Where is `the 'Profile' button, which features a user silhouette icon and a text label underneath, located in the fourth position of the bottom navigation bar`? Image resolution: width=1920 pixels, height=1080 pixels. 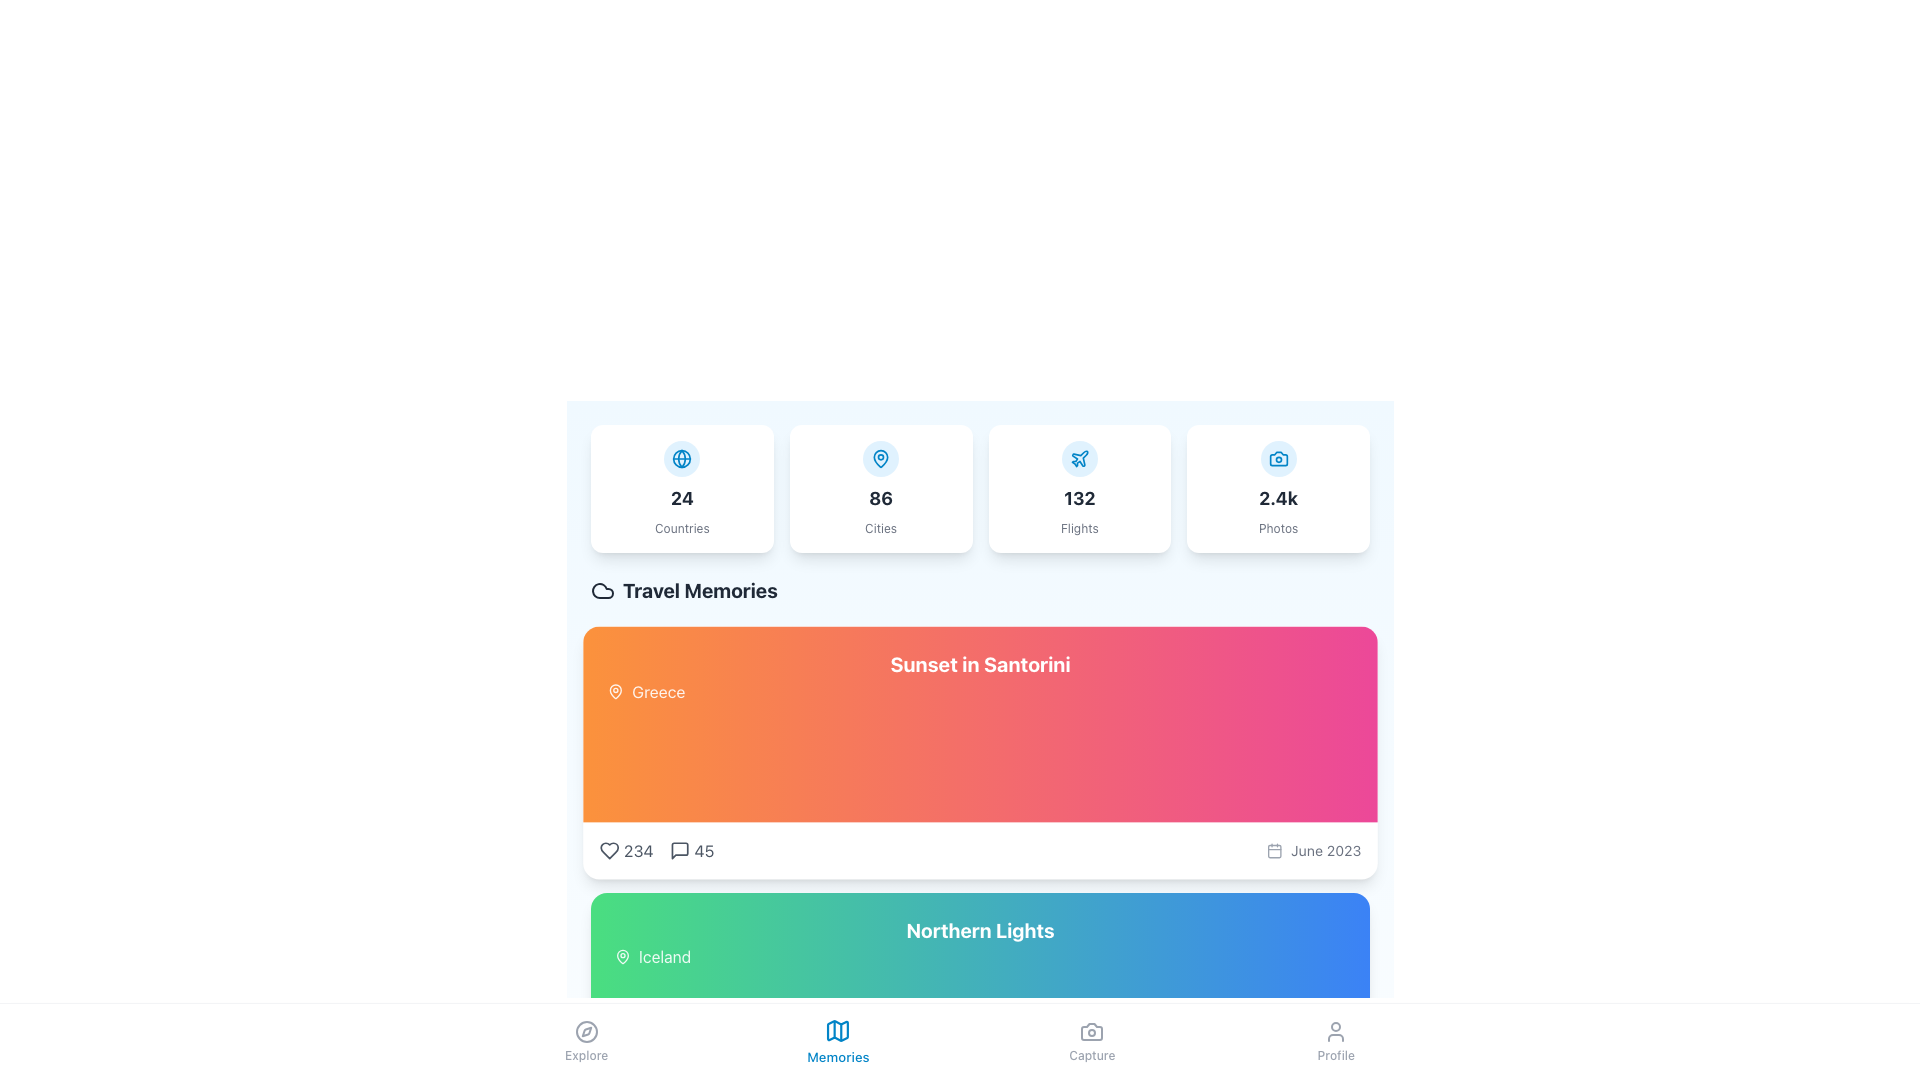
the 'Profile' button, which features a user silhouette icon and a text label underneath, located in the fourth position of the bottom navigation bar is located at coordinates (1336, 1040).